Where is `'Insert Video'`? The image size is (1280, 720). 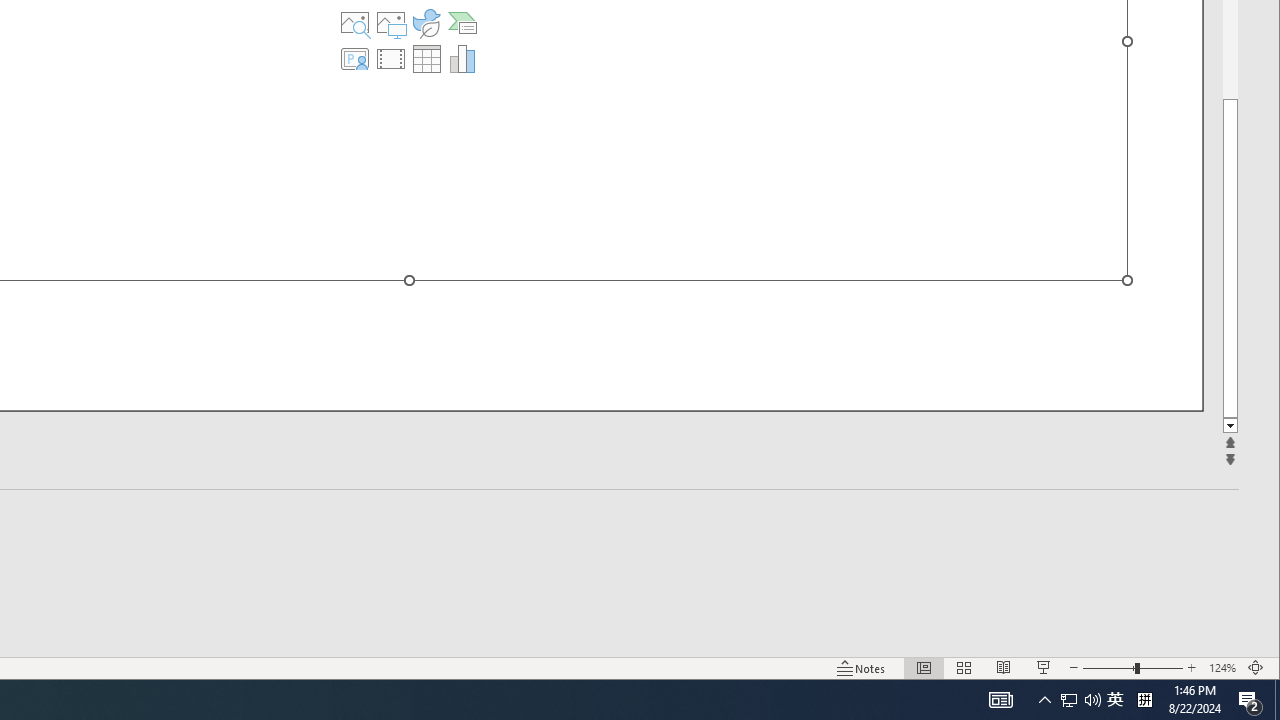
'Insert Video' is located at coordinates (391, 58).